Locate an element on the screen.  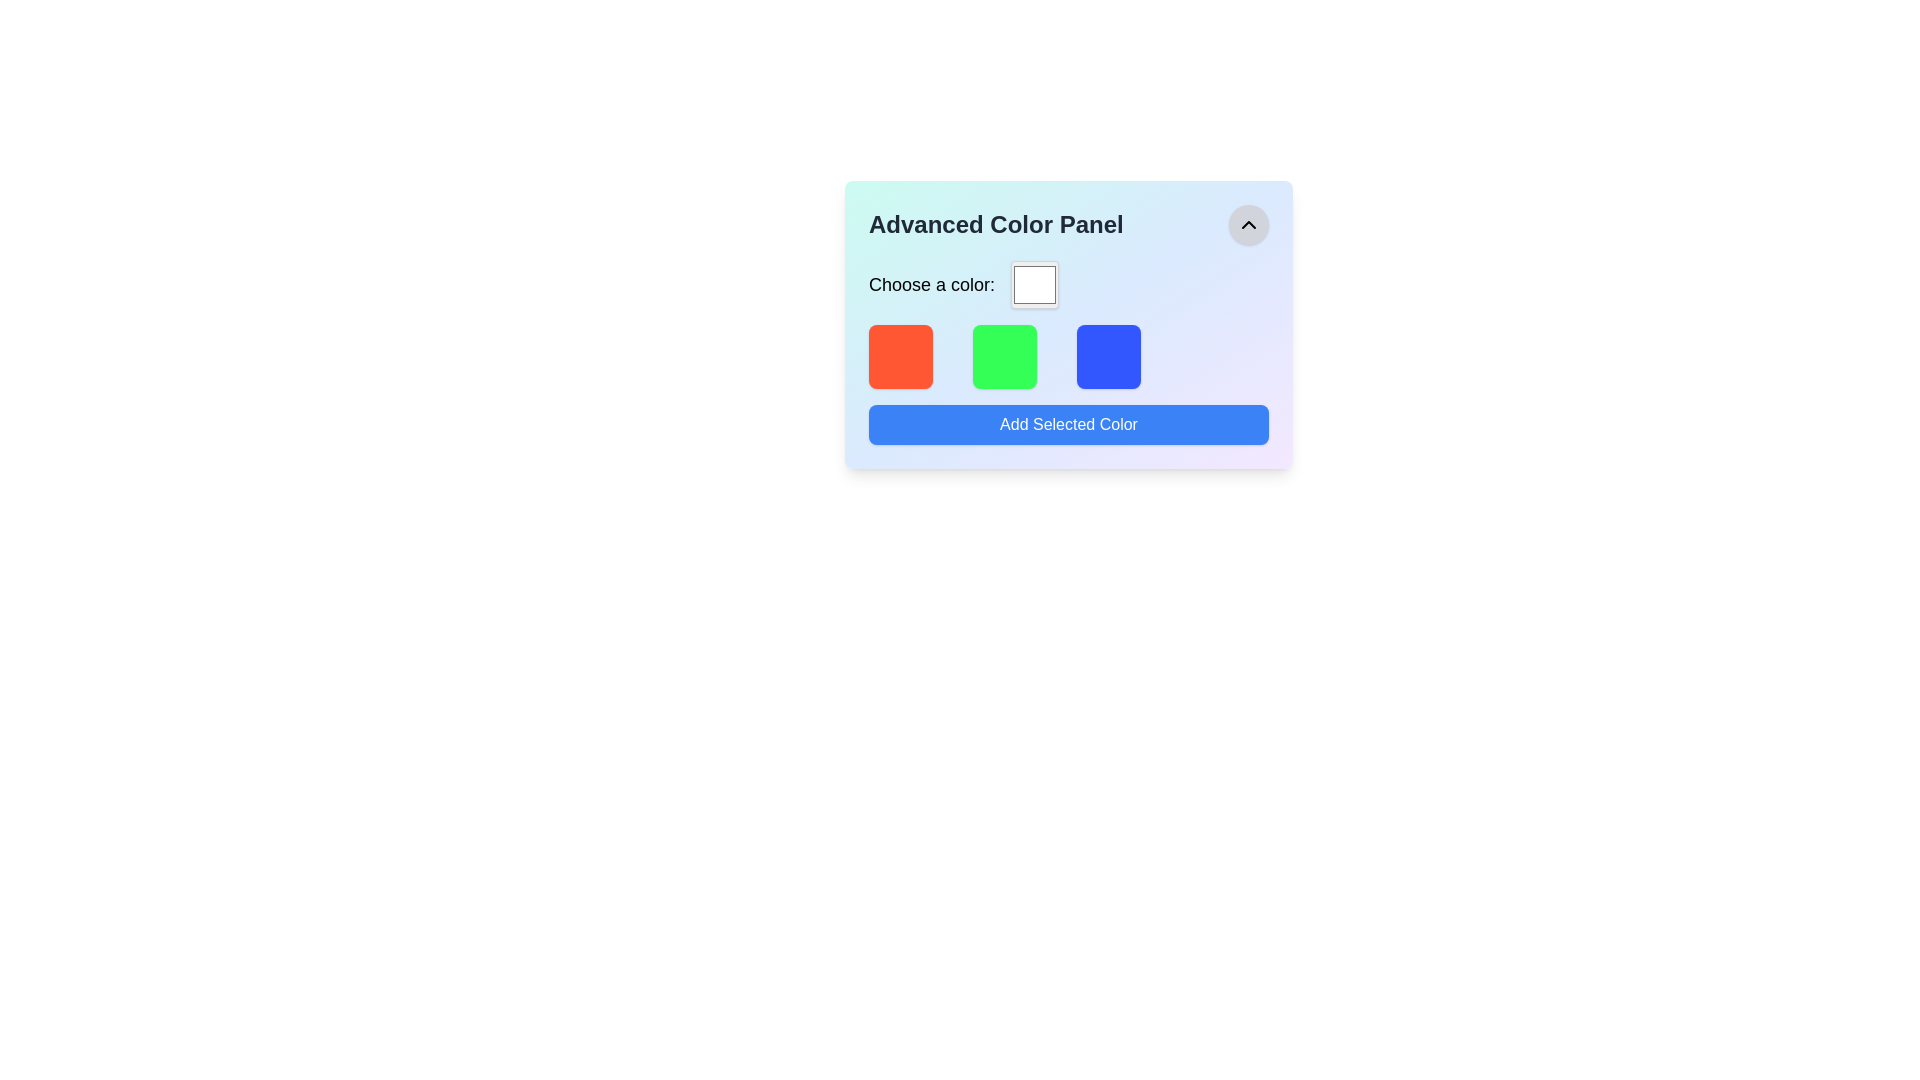
the color input field labeled 'Choose a color:' is located at coordinates (1068, 285).